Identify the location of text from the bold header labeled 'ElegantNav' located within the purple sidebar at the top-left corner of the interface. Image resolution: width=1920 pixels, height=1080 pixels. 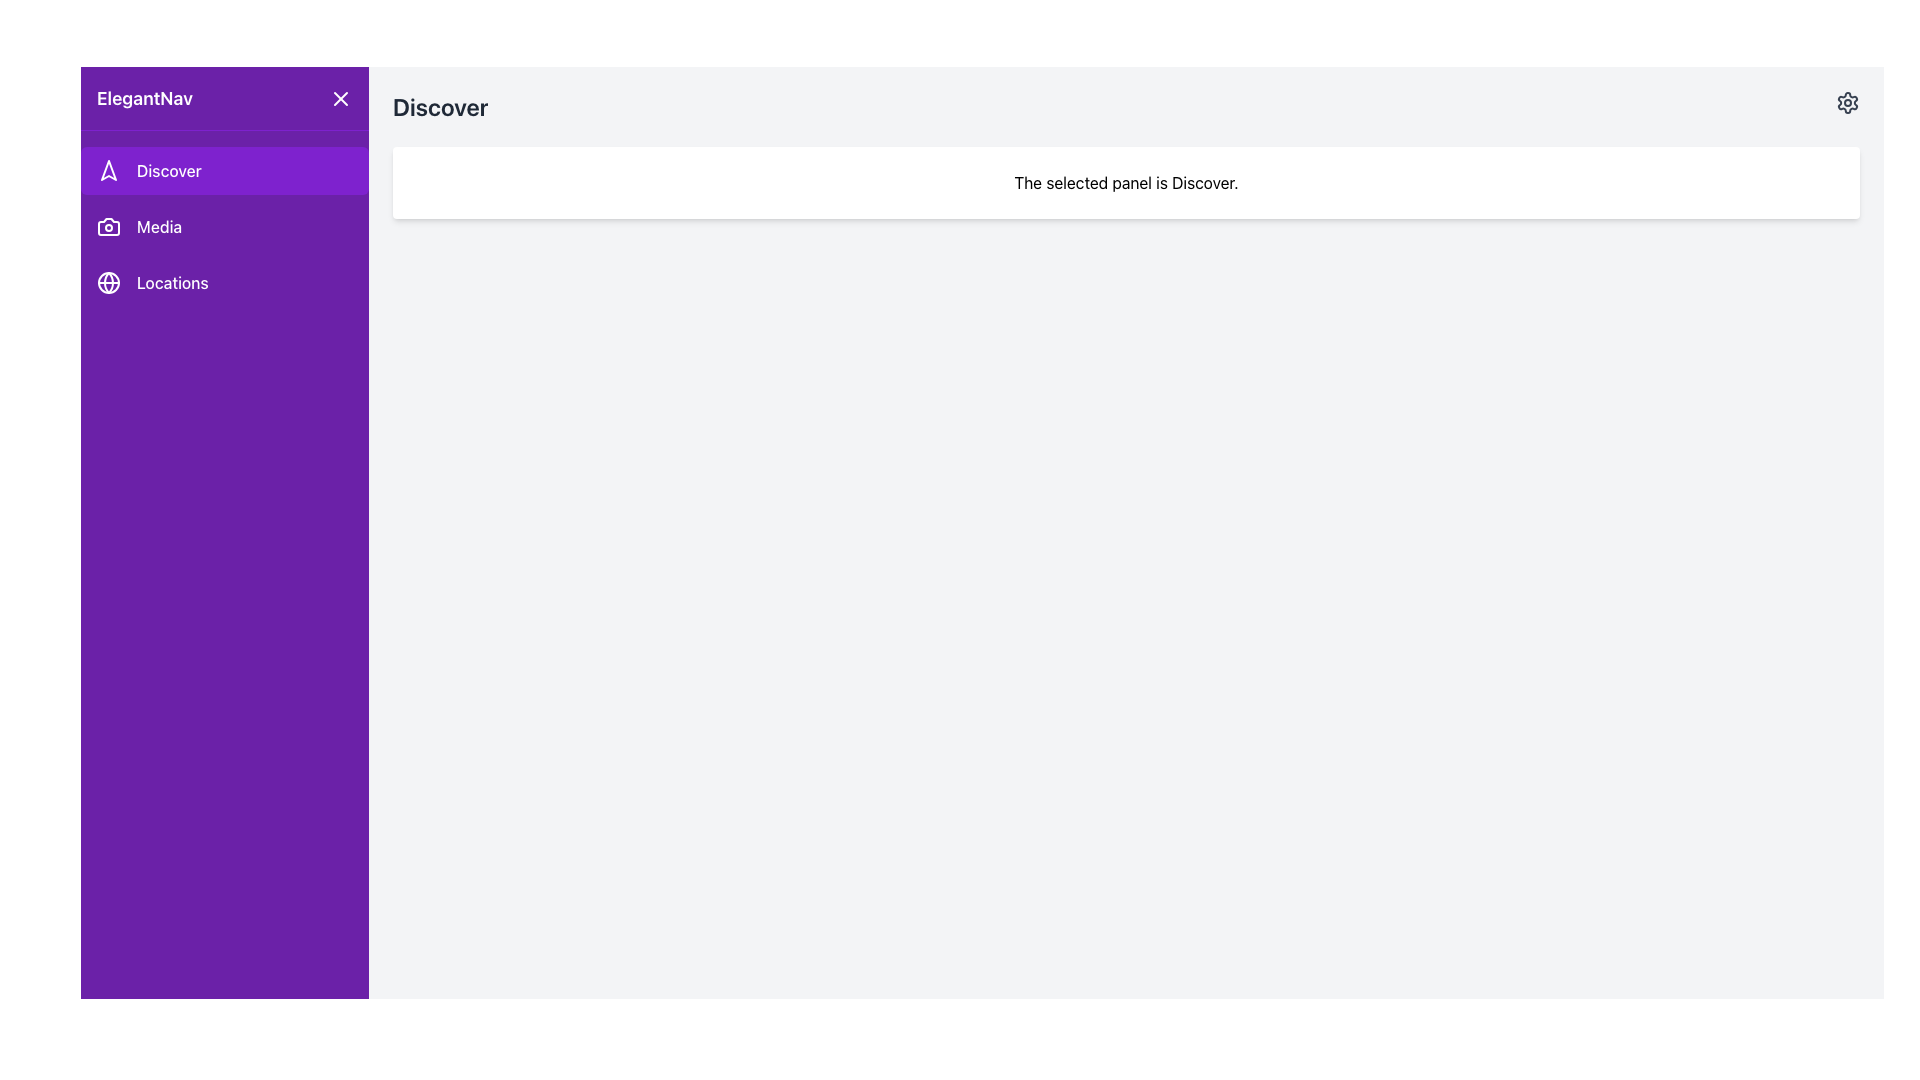
(143, 98).